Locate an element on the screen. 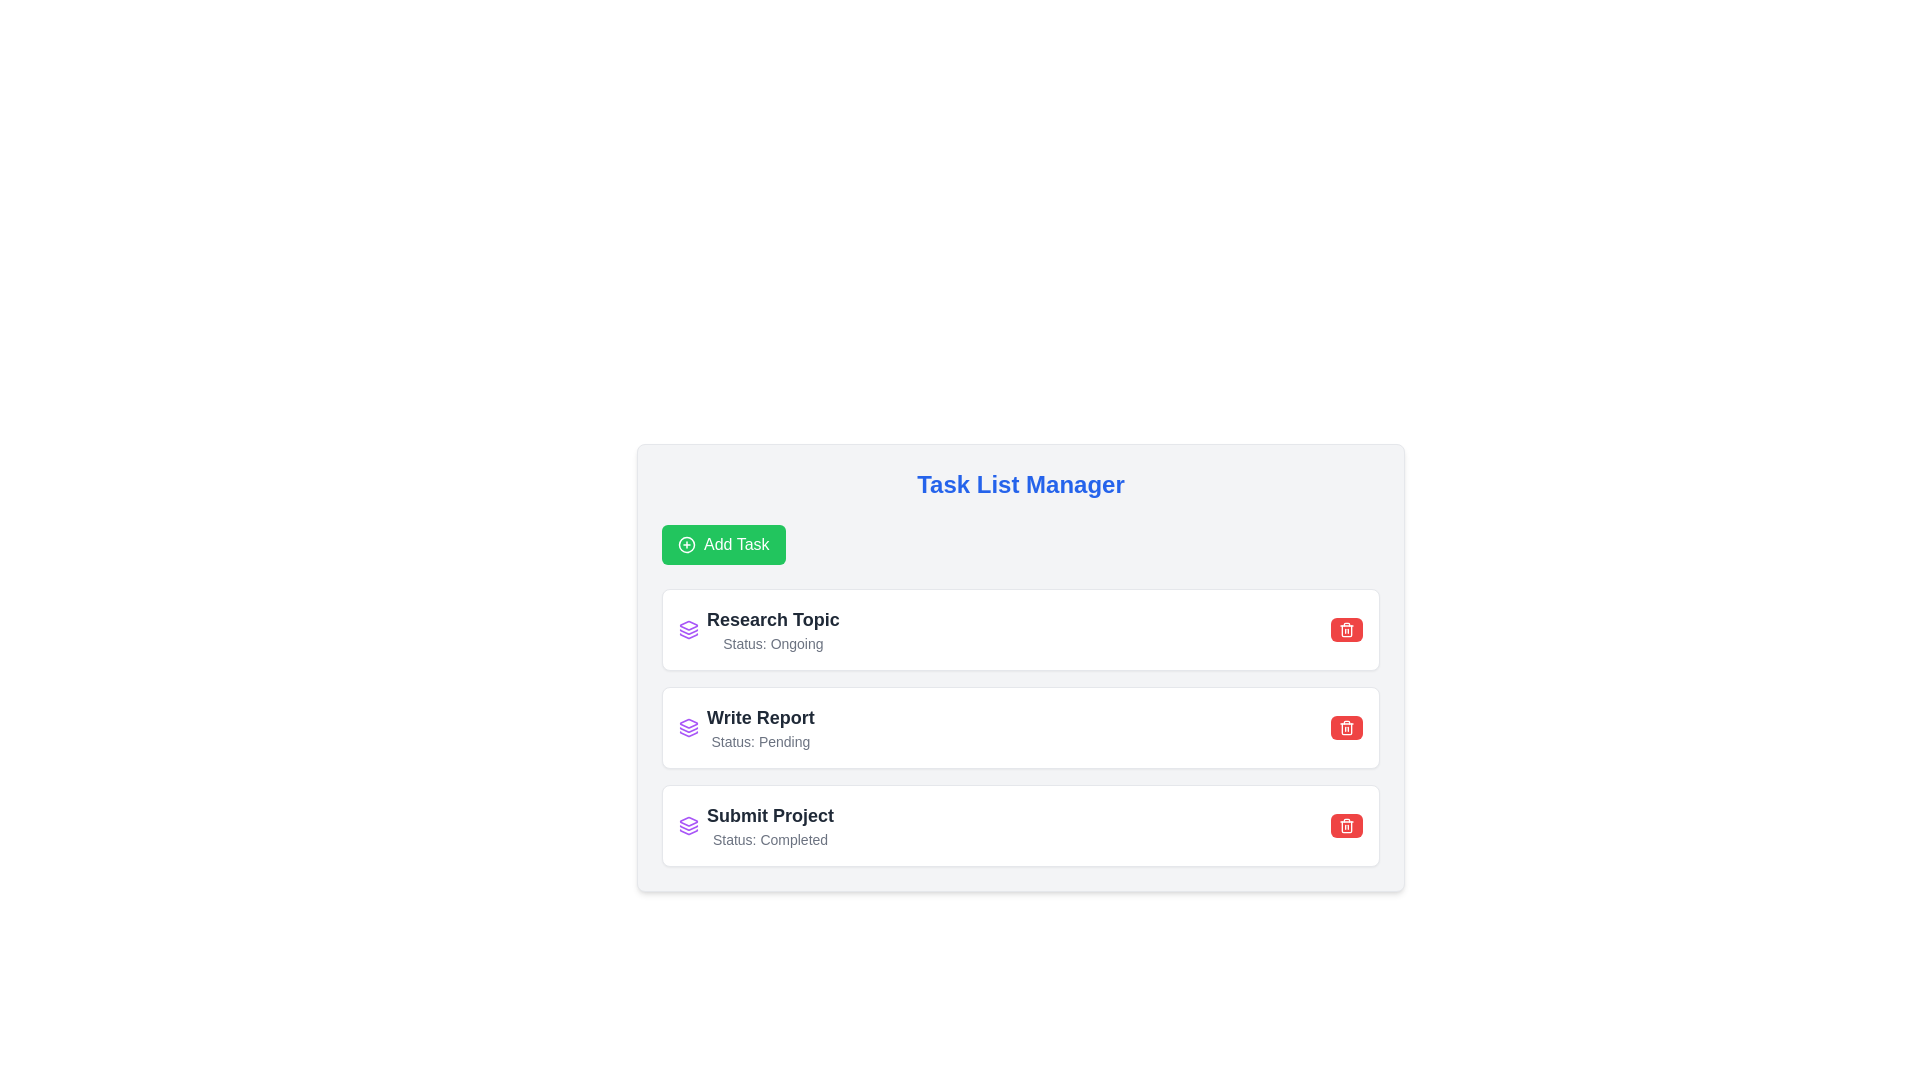 Image resolution: width=1920 pixels, height=1080 pixels. the red trash icon button representing the delete action adjacent to the 'Write Report' task entry for visual feedback is located at coordinates (1347, 825).